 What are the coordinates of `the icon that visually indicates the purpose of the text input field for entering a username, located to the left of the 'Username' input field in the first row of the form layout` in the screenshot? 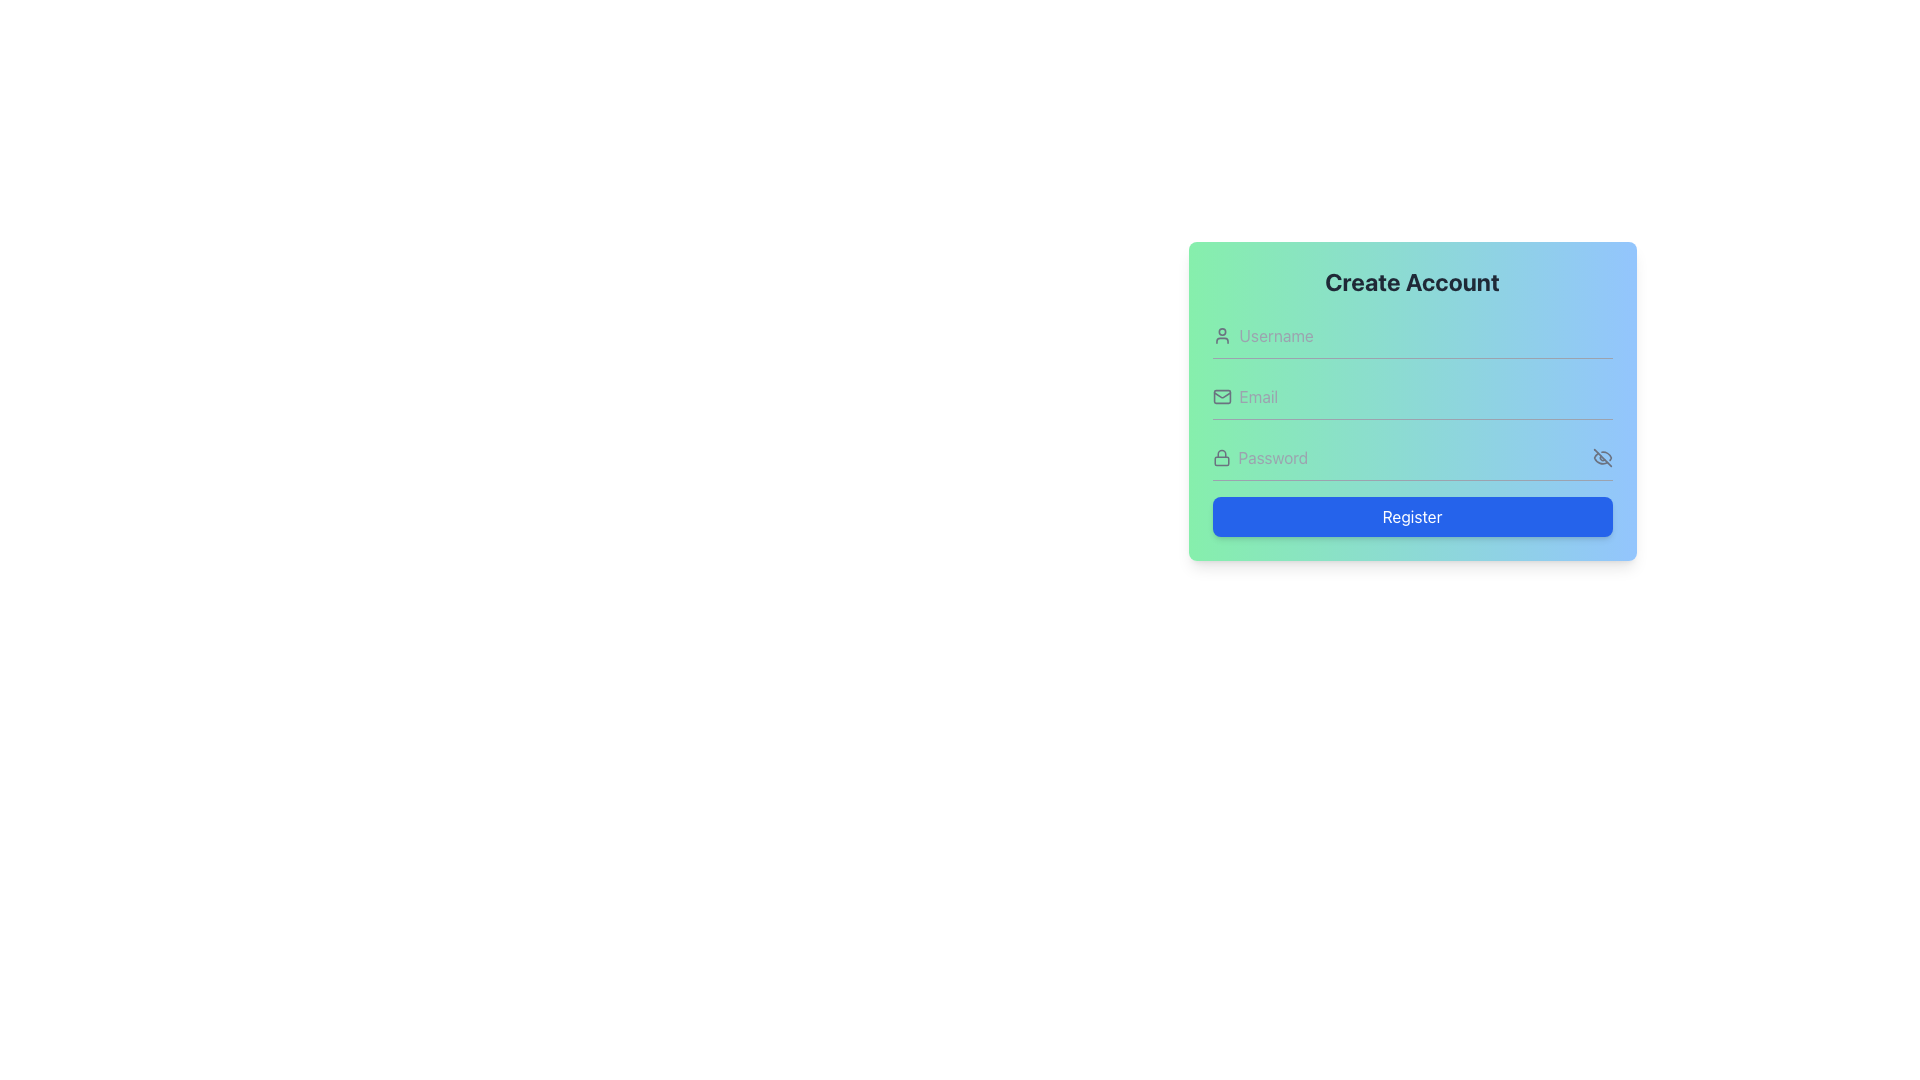 It's located at (1221, 334).